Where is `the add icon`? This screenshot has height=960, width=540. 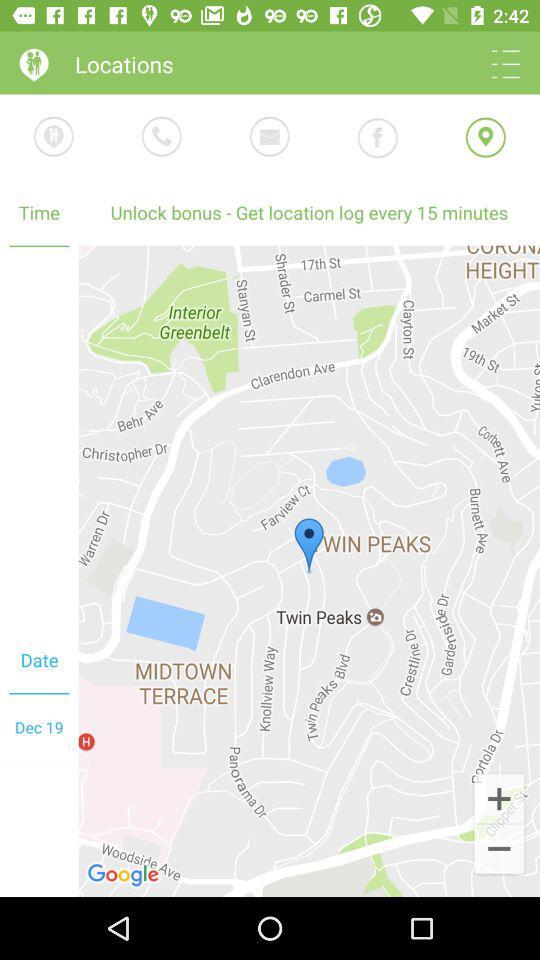
the add icon is located at coordinates (498, 798).